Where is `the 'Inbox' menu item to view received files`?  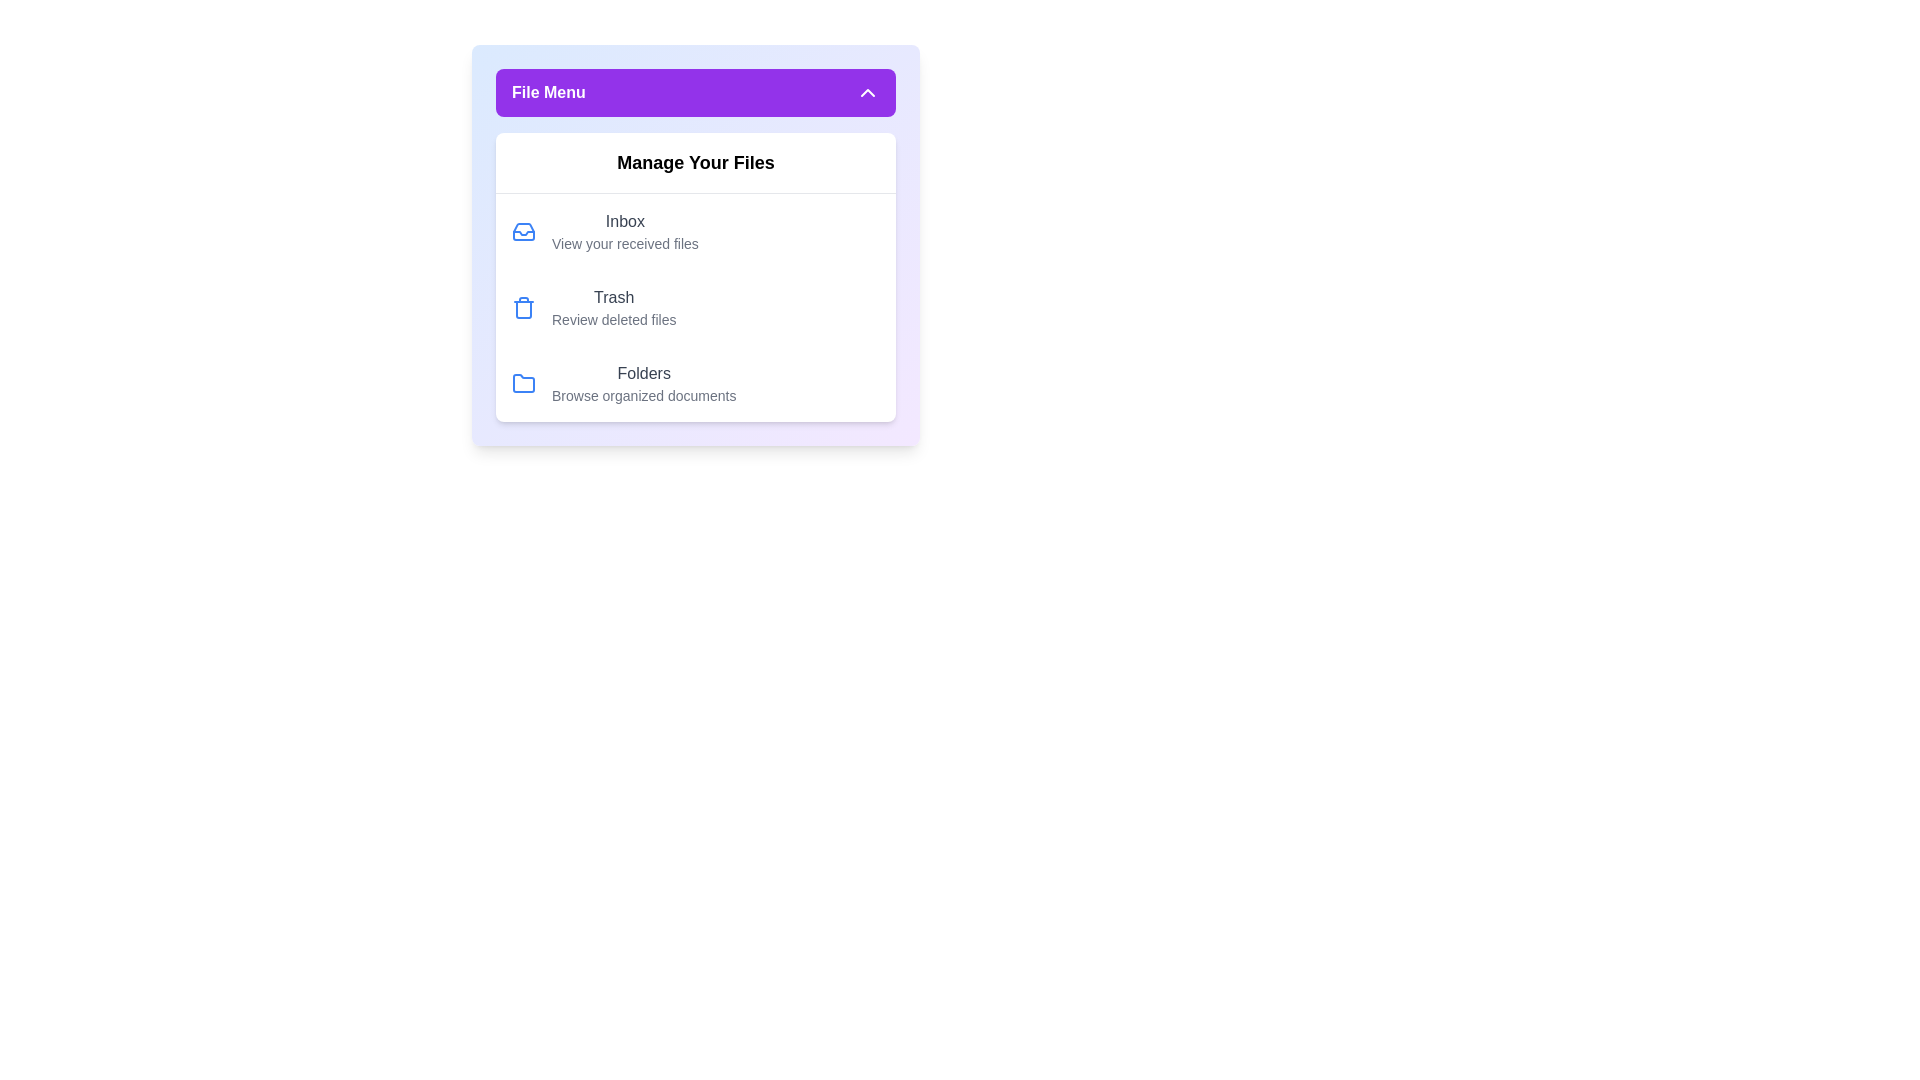
the 'Inbox' menu item to view received files is located at coordinates (603, 230).